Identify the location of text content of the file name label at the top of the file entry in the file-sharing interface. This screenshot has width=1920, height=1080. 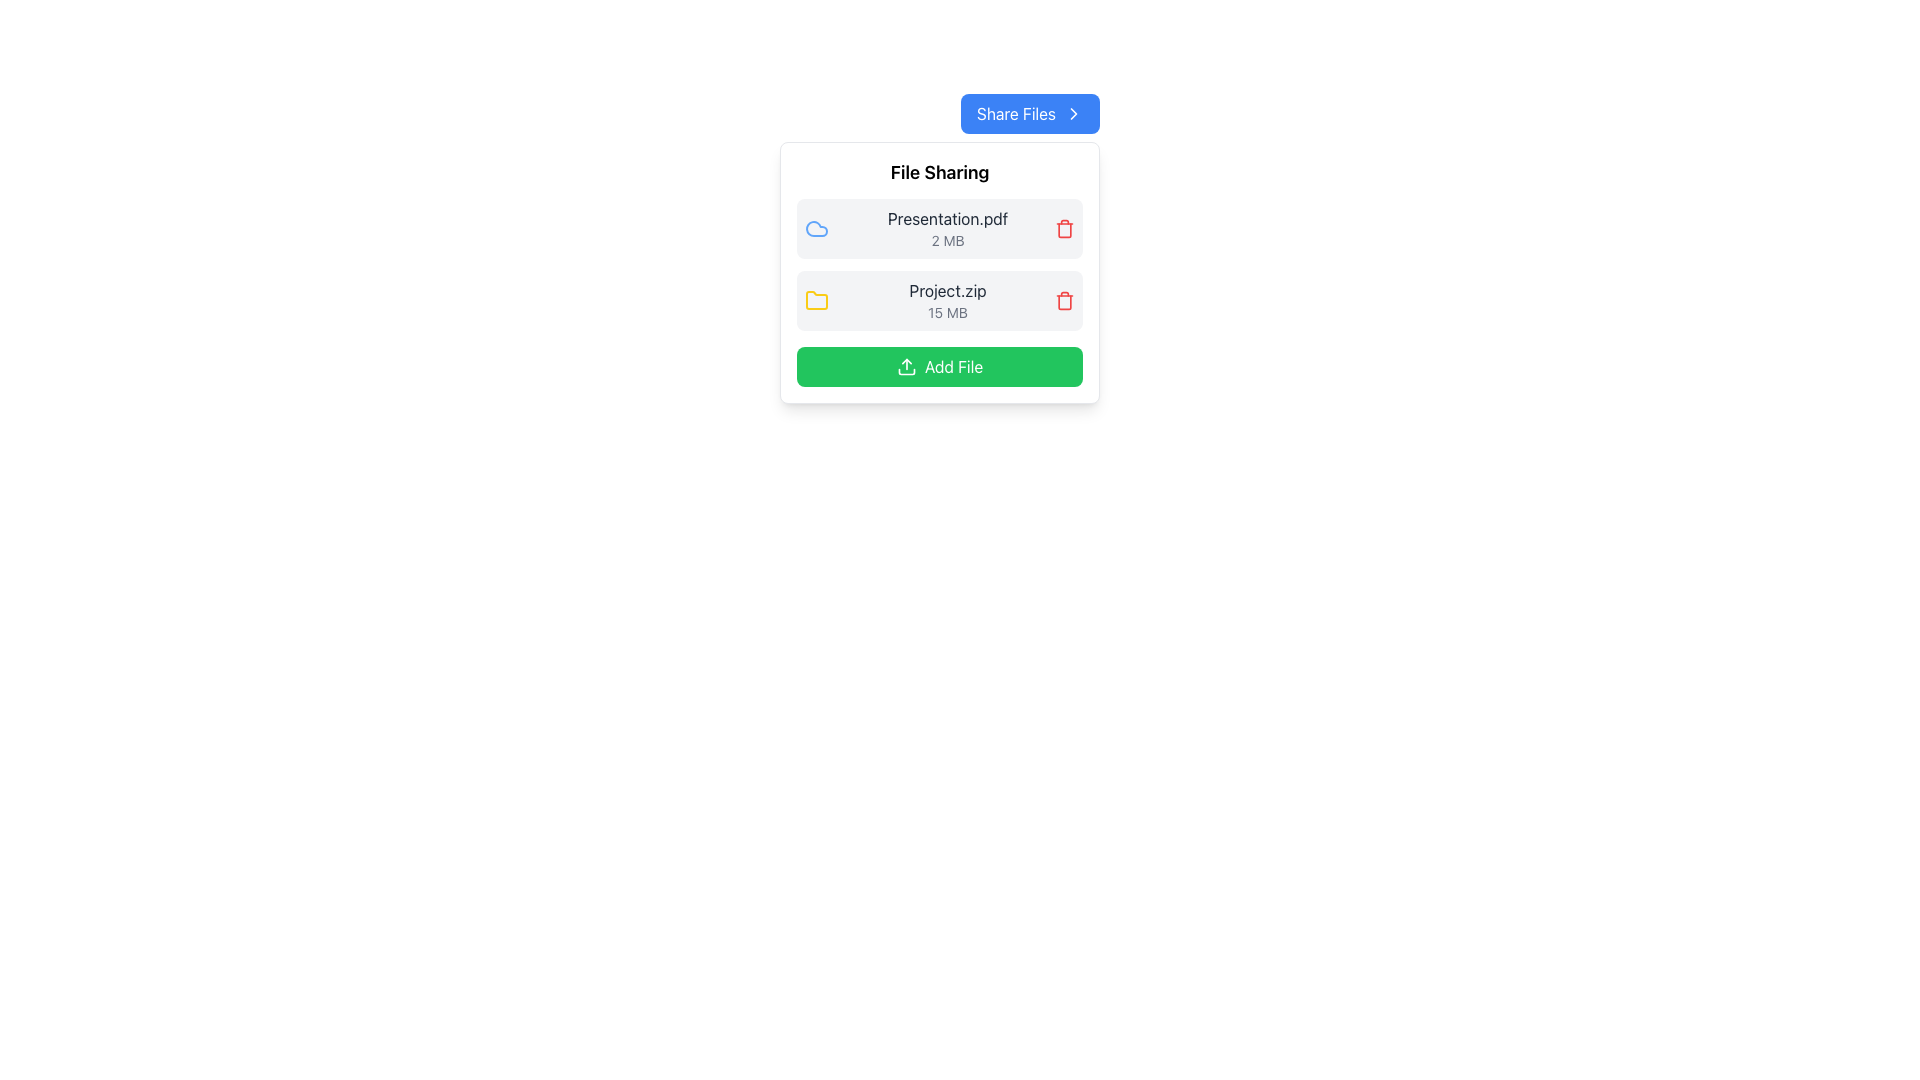
(947, 219).